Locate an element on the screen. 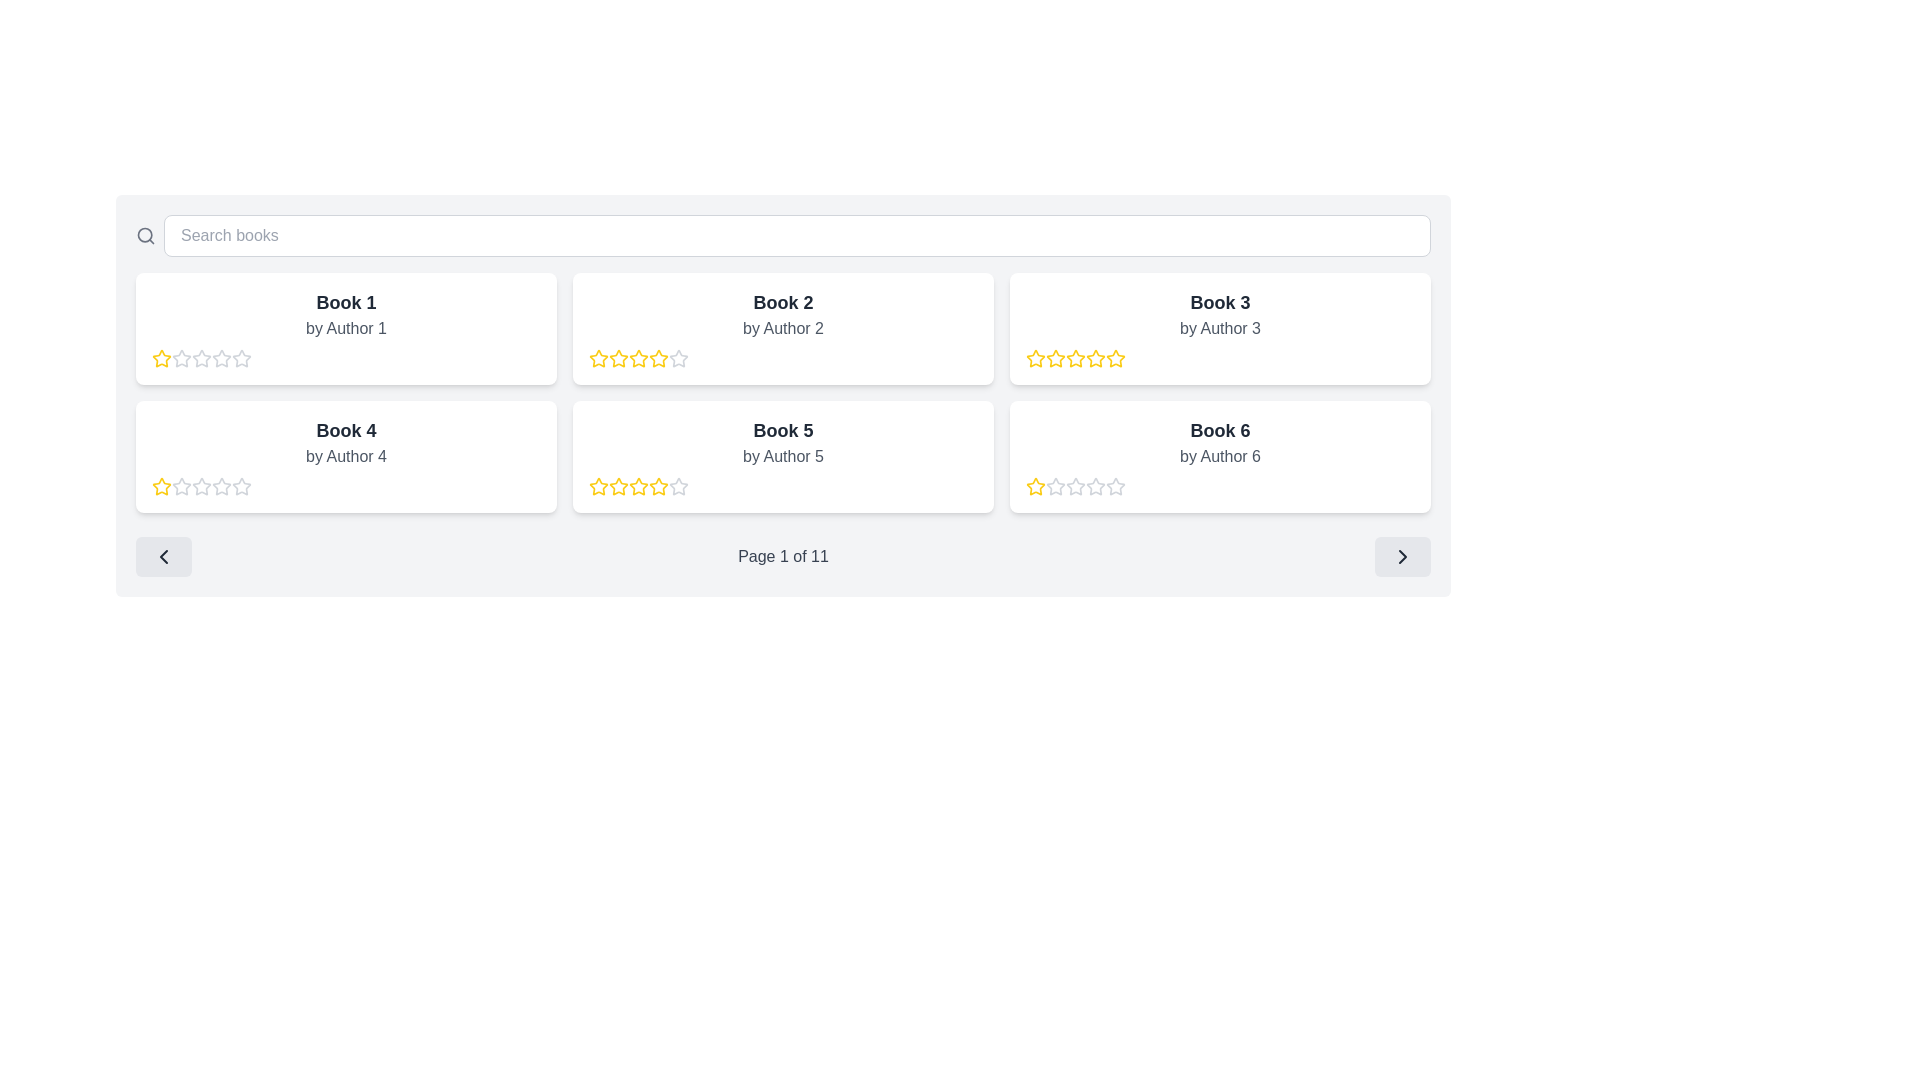  the third rating star in the five-star sequence for the book 'Book 5' by 'Author 5' is located at coordinates (637, 486).